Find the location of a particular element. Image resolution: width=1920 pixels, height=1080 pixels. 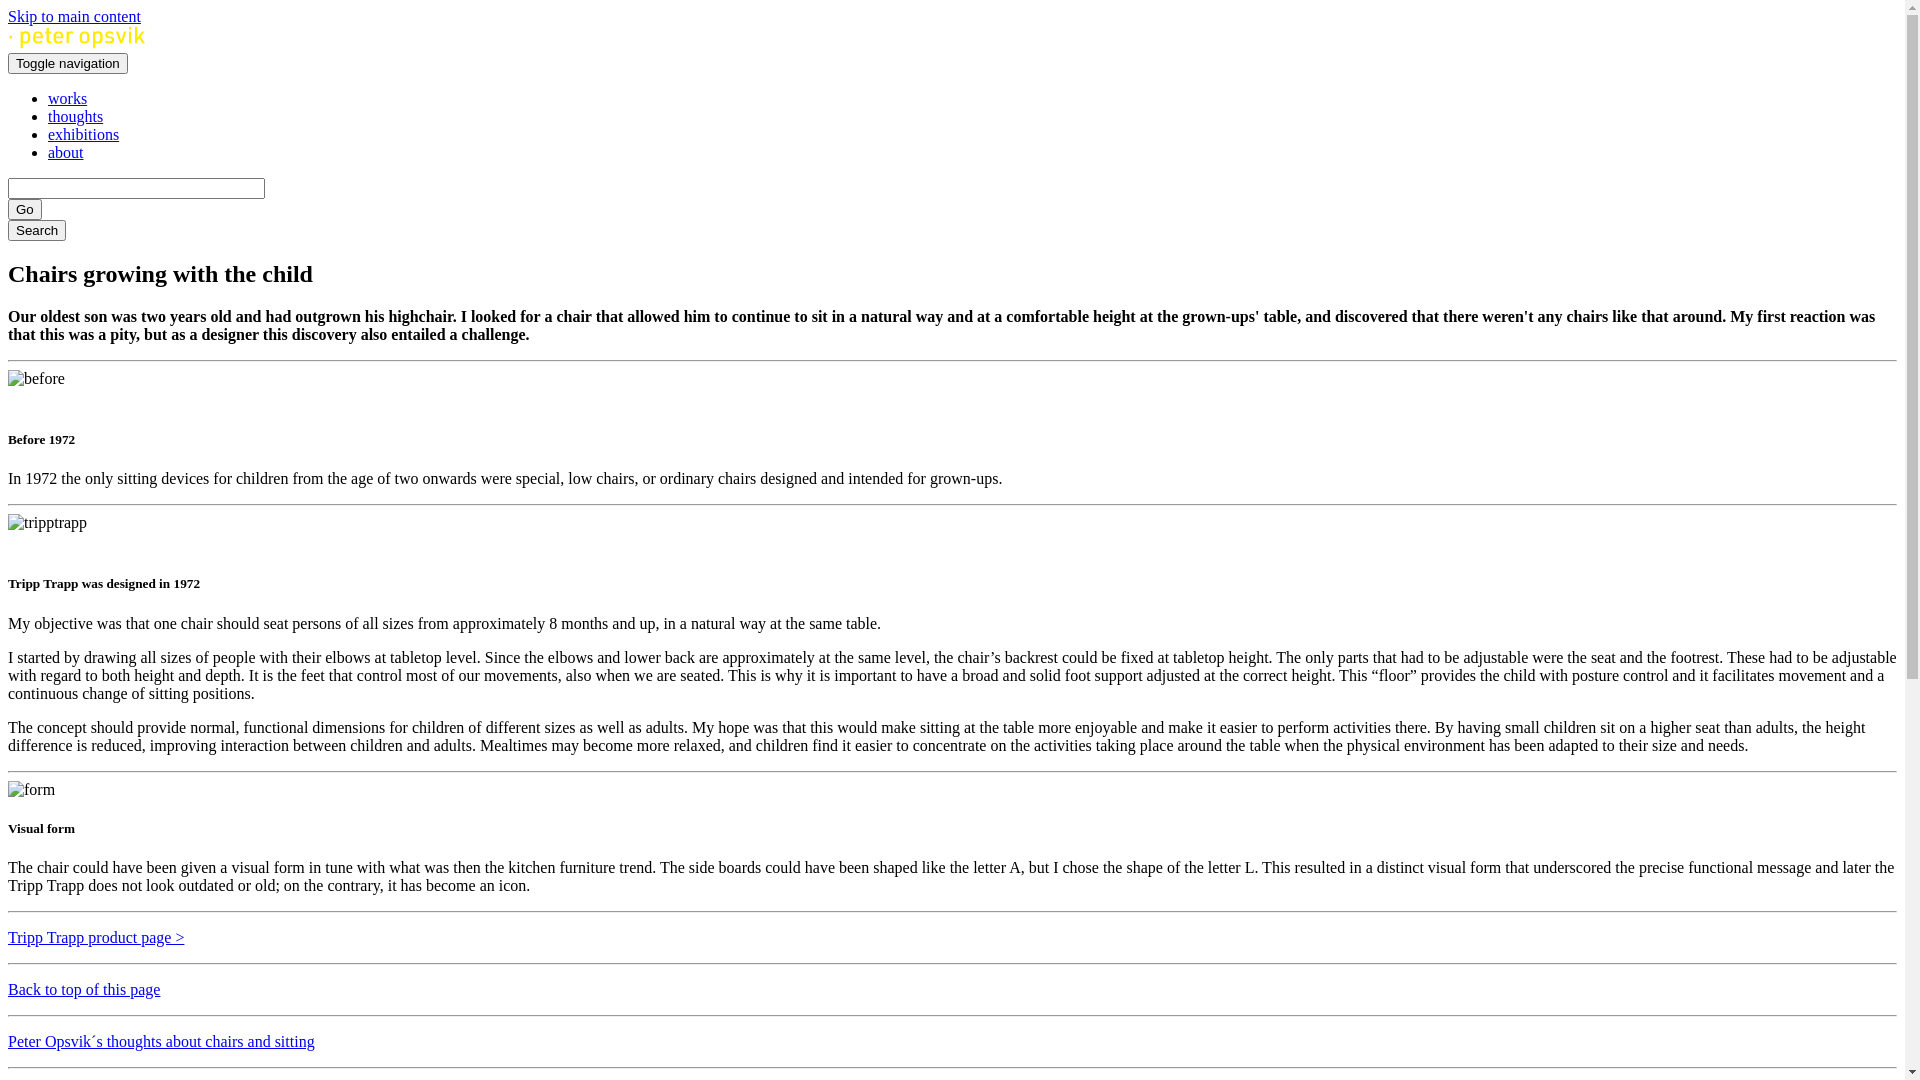

'Back to top of this page' is located at coordinates (82, 988).